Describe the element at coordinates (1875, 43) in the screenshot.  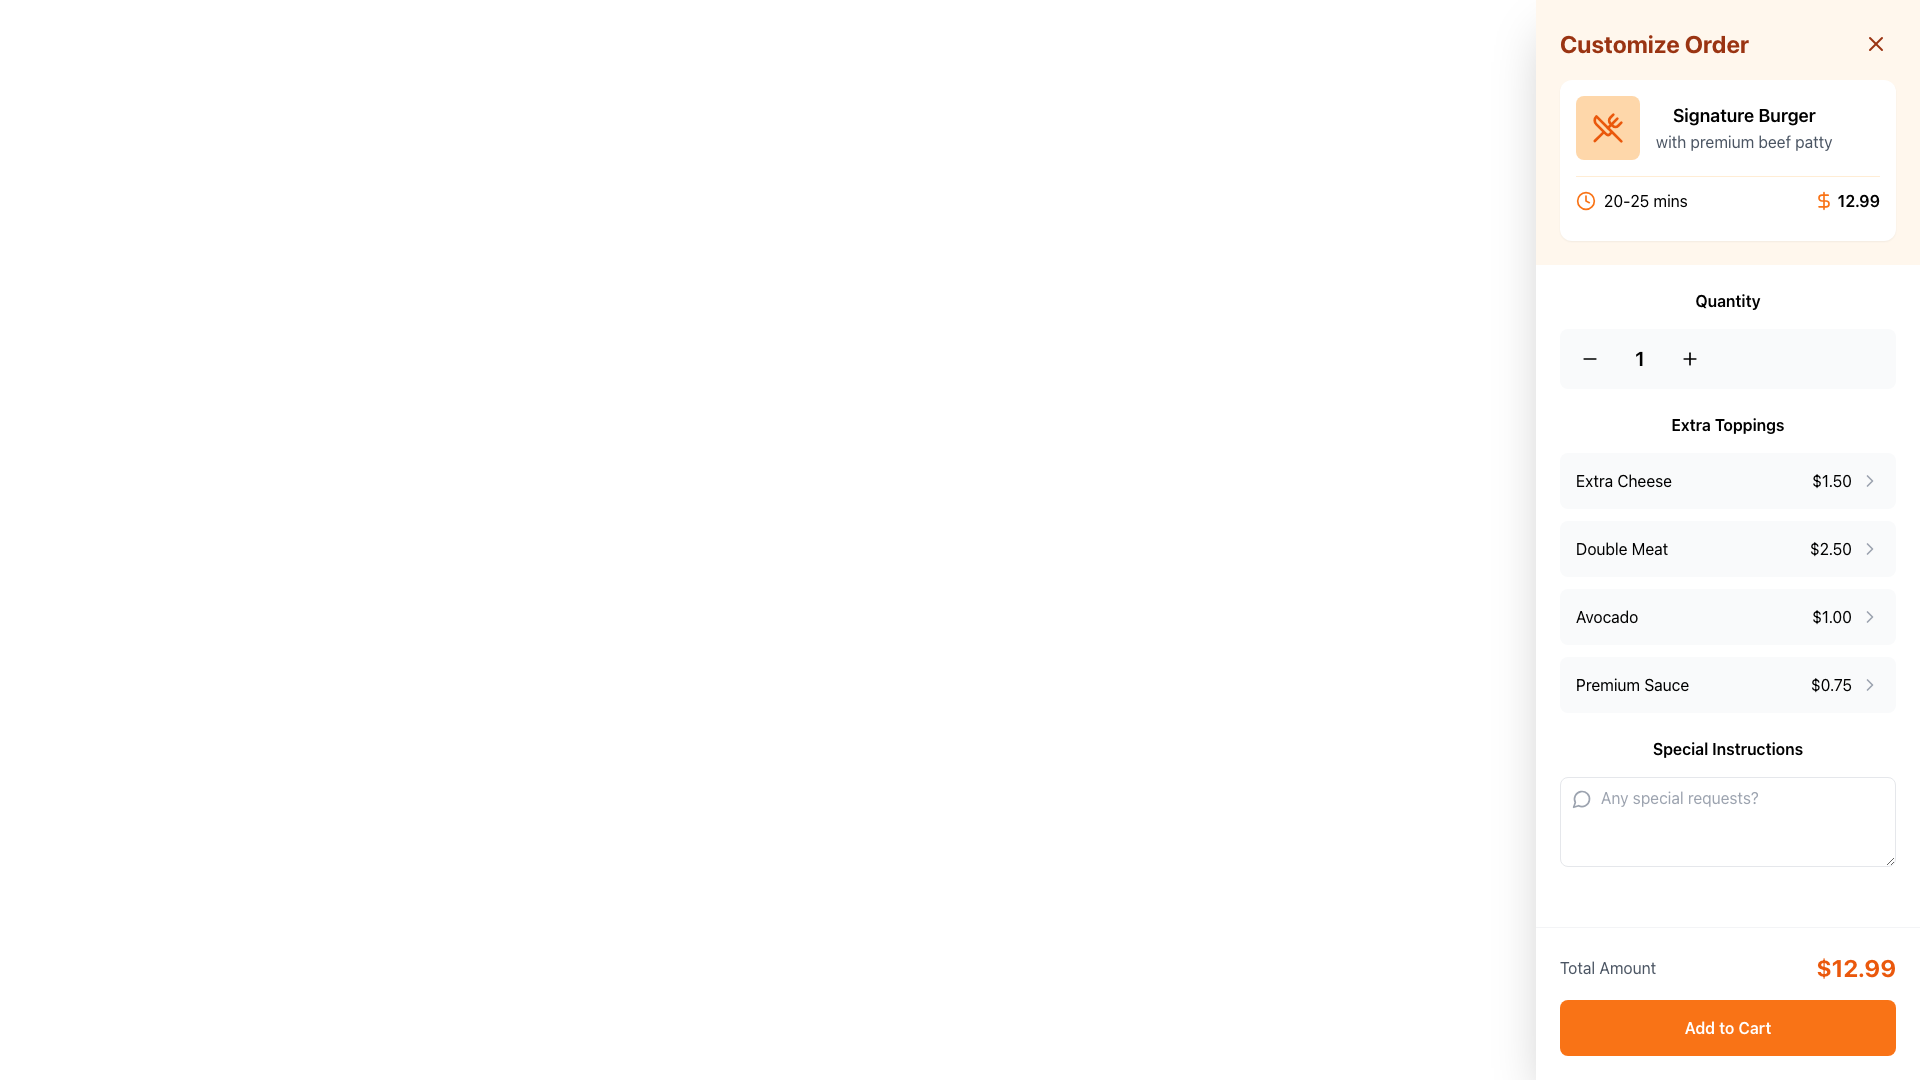
I see `the close or cancel icon button located in the top-right corner of the 'Customize Order' card interface` at that location.